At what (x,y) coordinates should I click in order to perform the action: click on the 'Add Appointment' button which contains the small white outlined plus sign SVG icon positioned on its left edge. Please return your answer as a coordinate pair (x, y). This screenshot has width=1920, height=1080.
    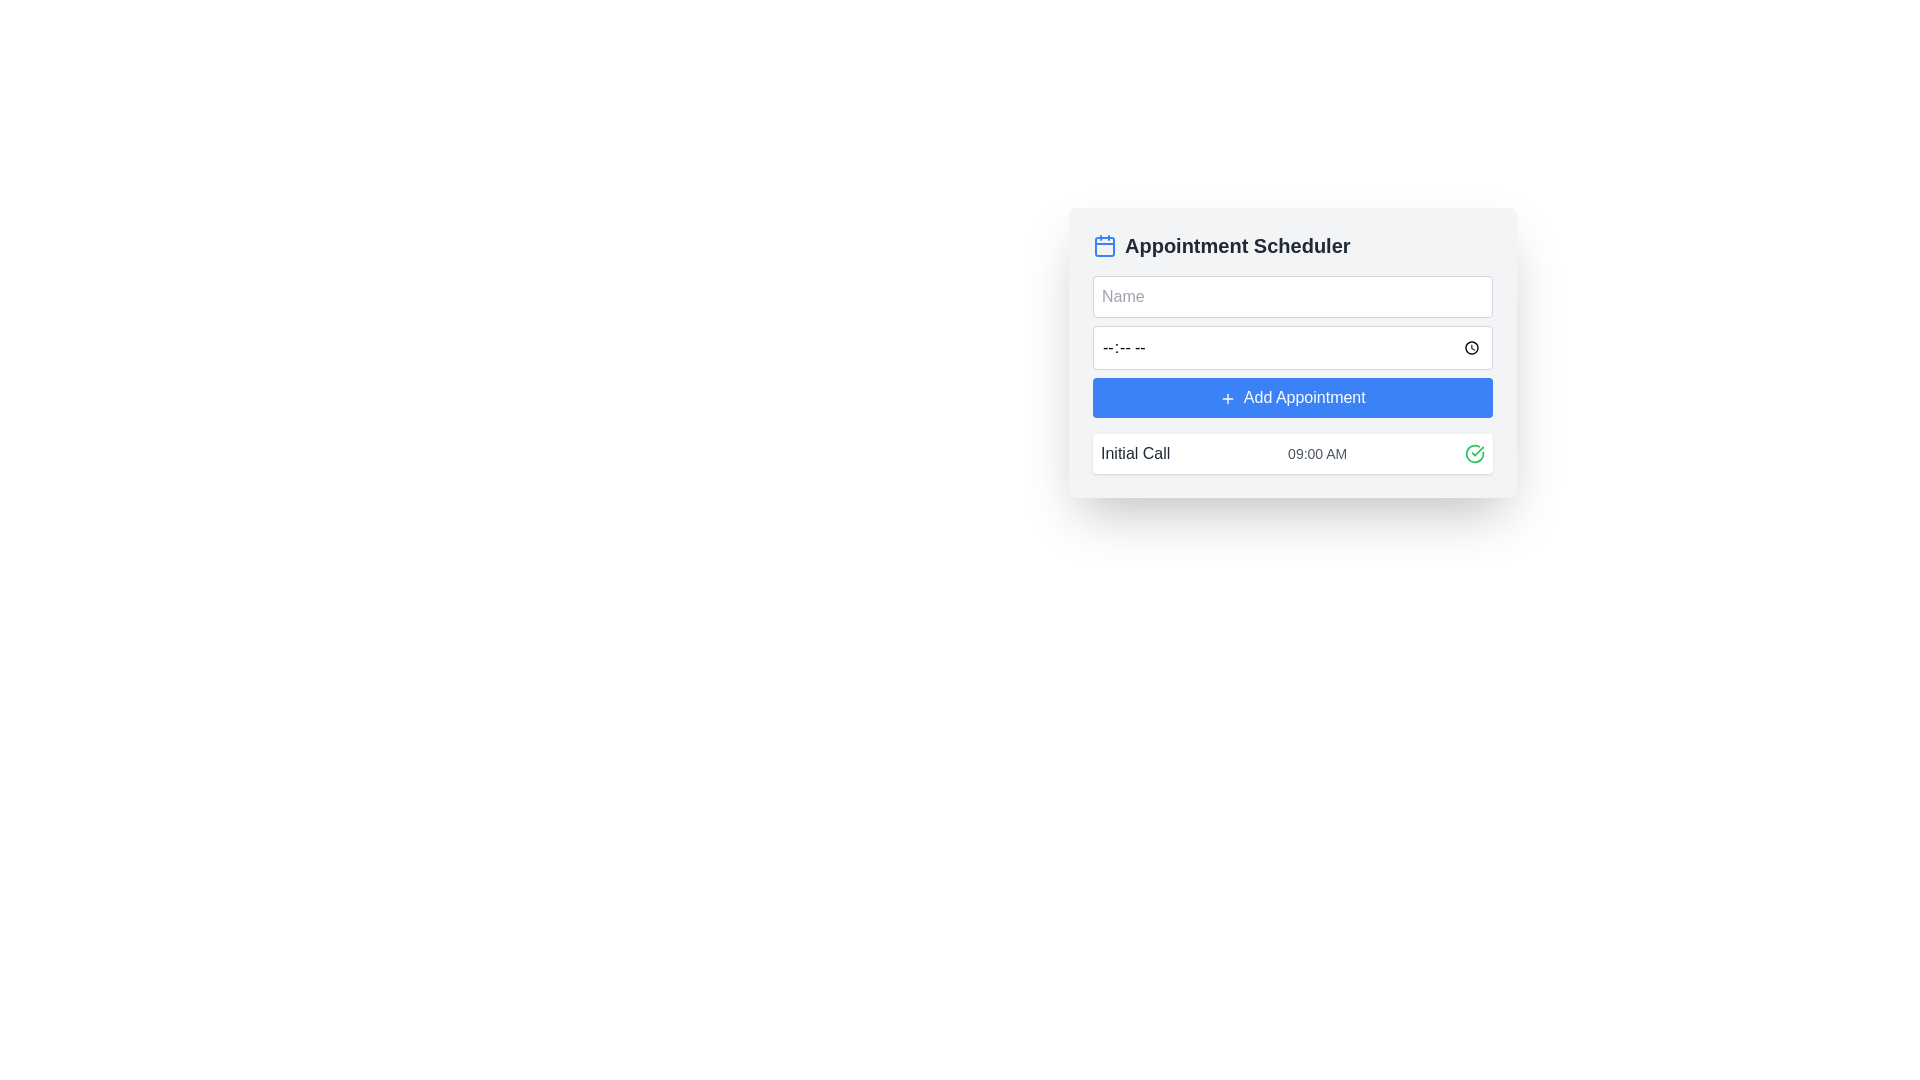
    Looking at the image, I should click on (1227, 398).